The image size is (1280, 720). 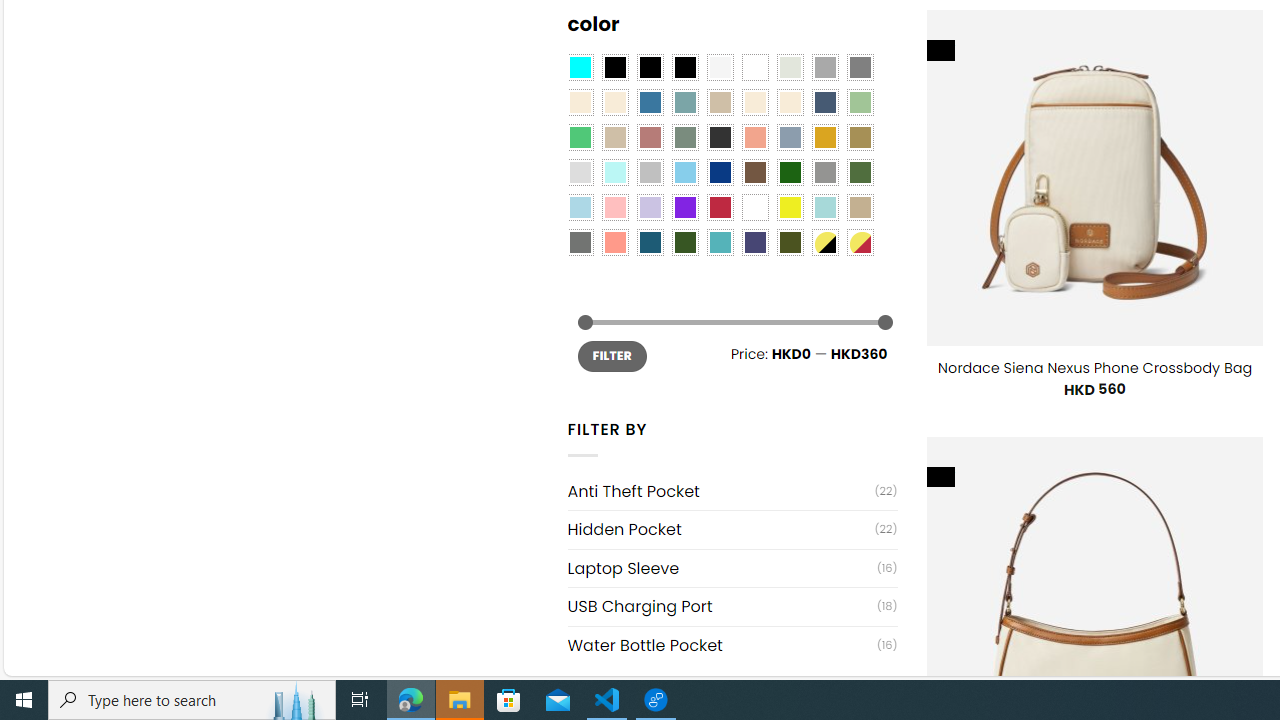 I want to click on 'Light Blue', so click(x=578, y=208).